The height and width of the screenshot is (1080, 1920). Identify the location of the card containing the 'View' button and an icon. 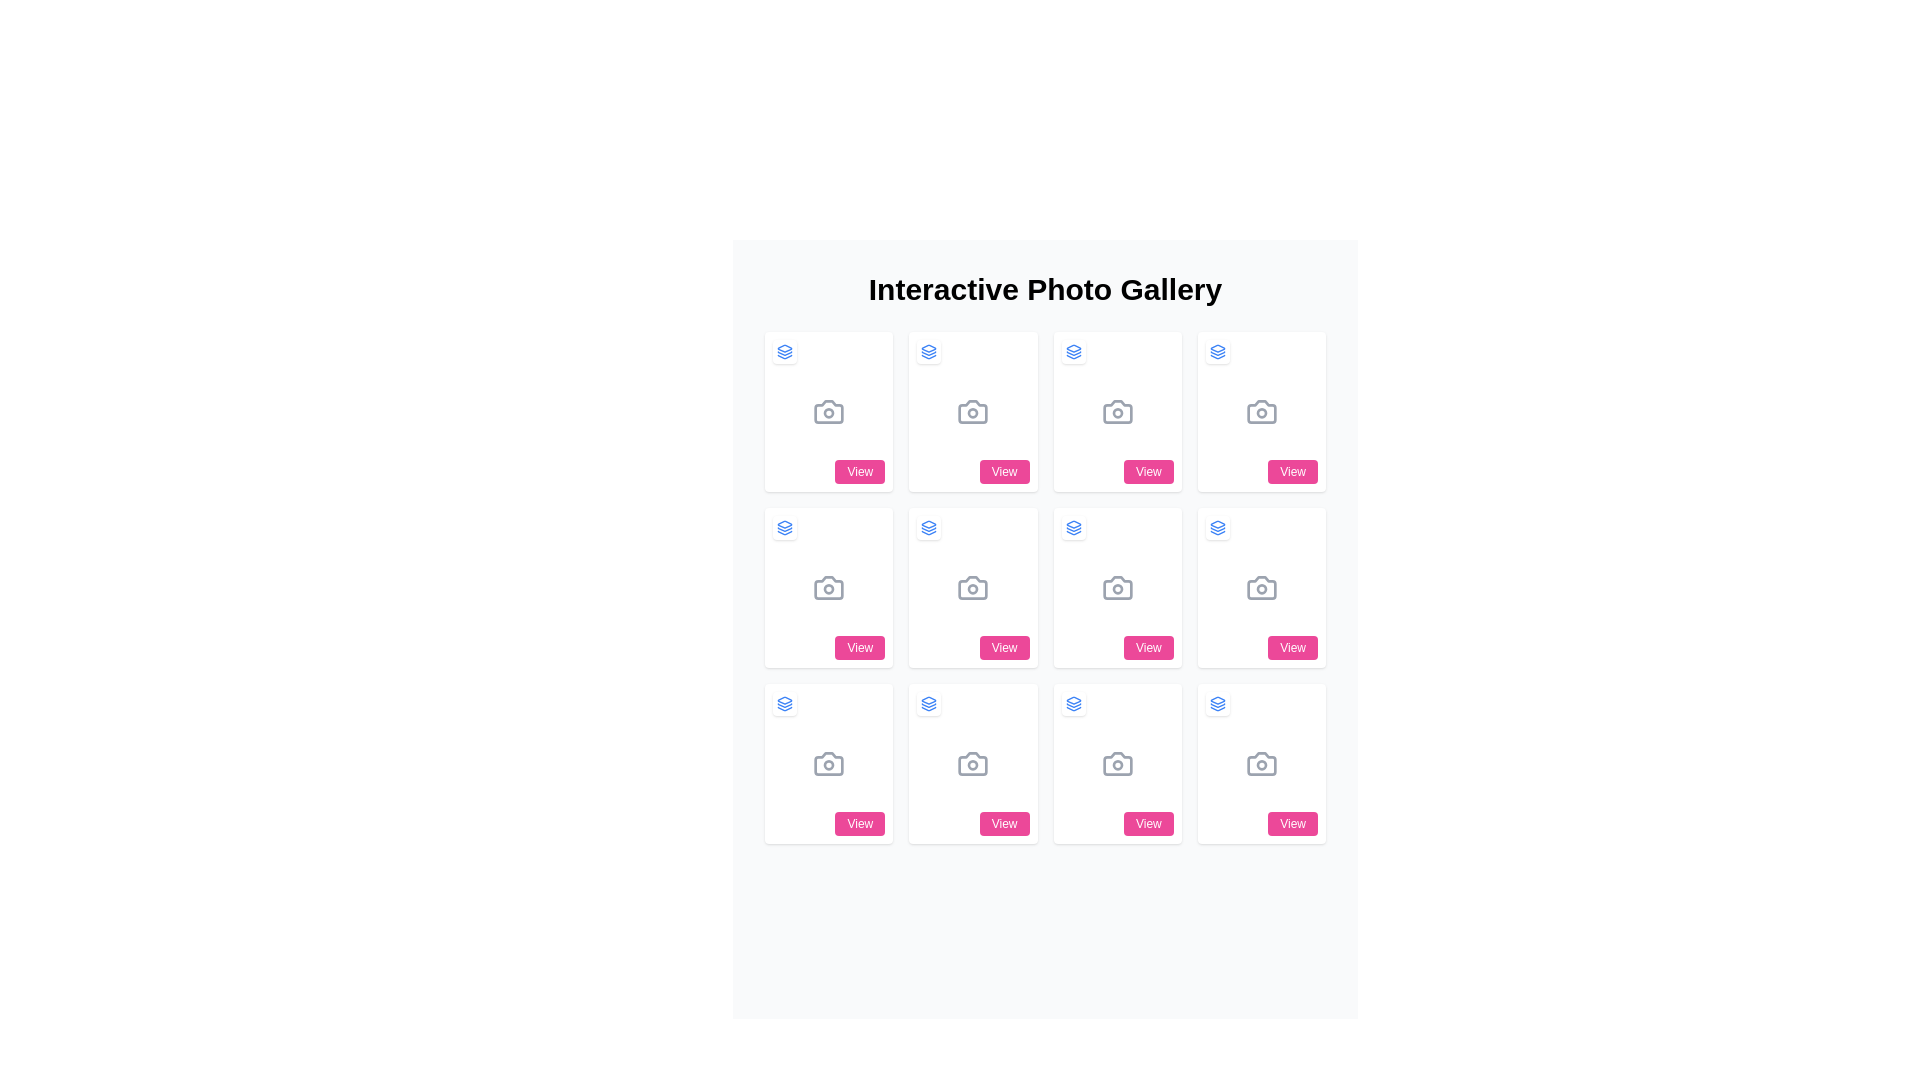
(829, 586).